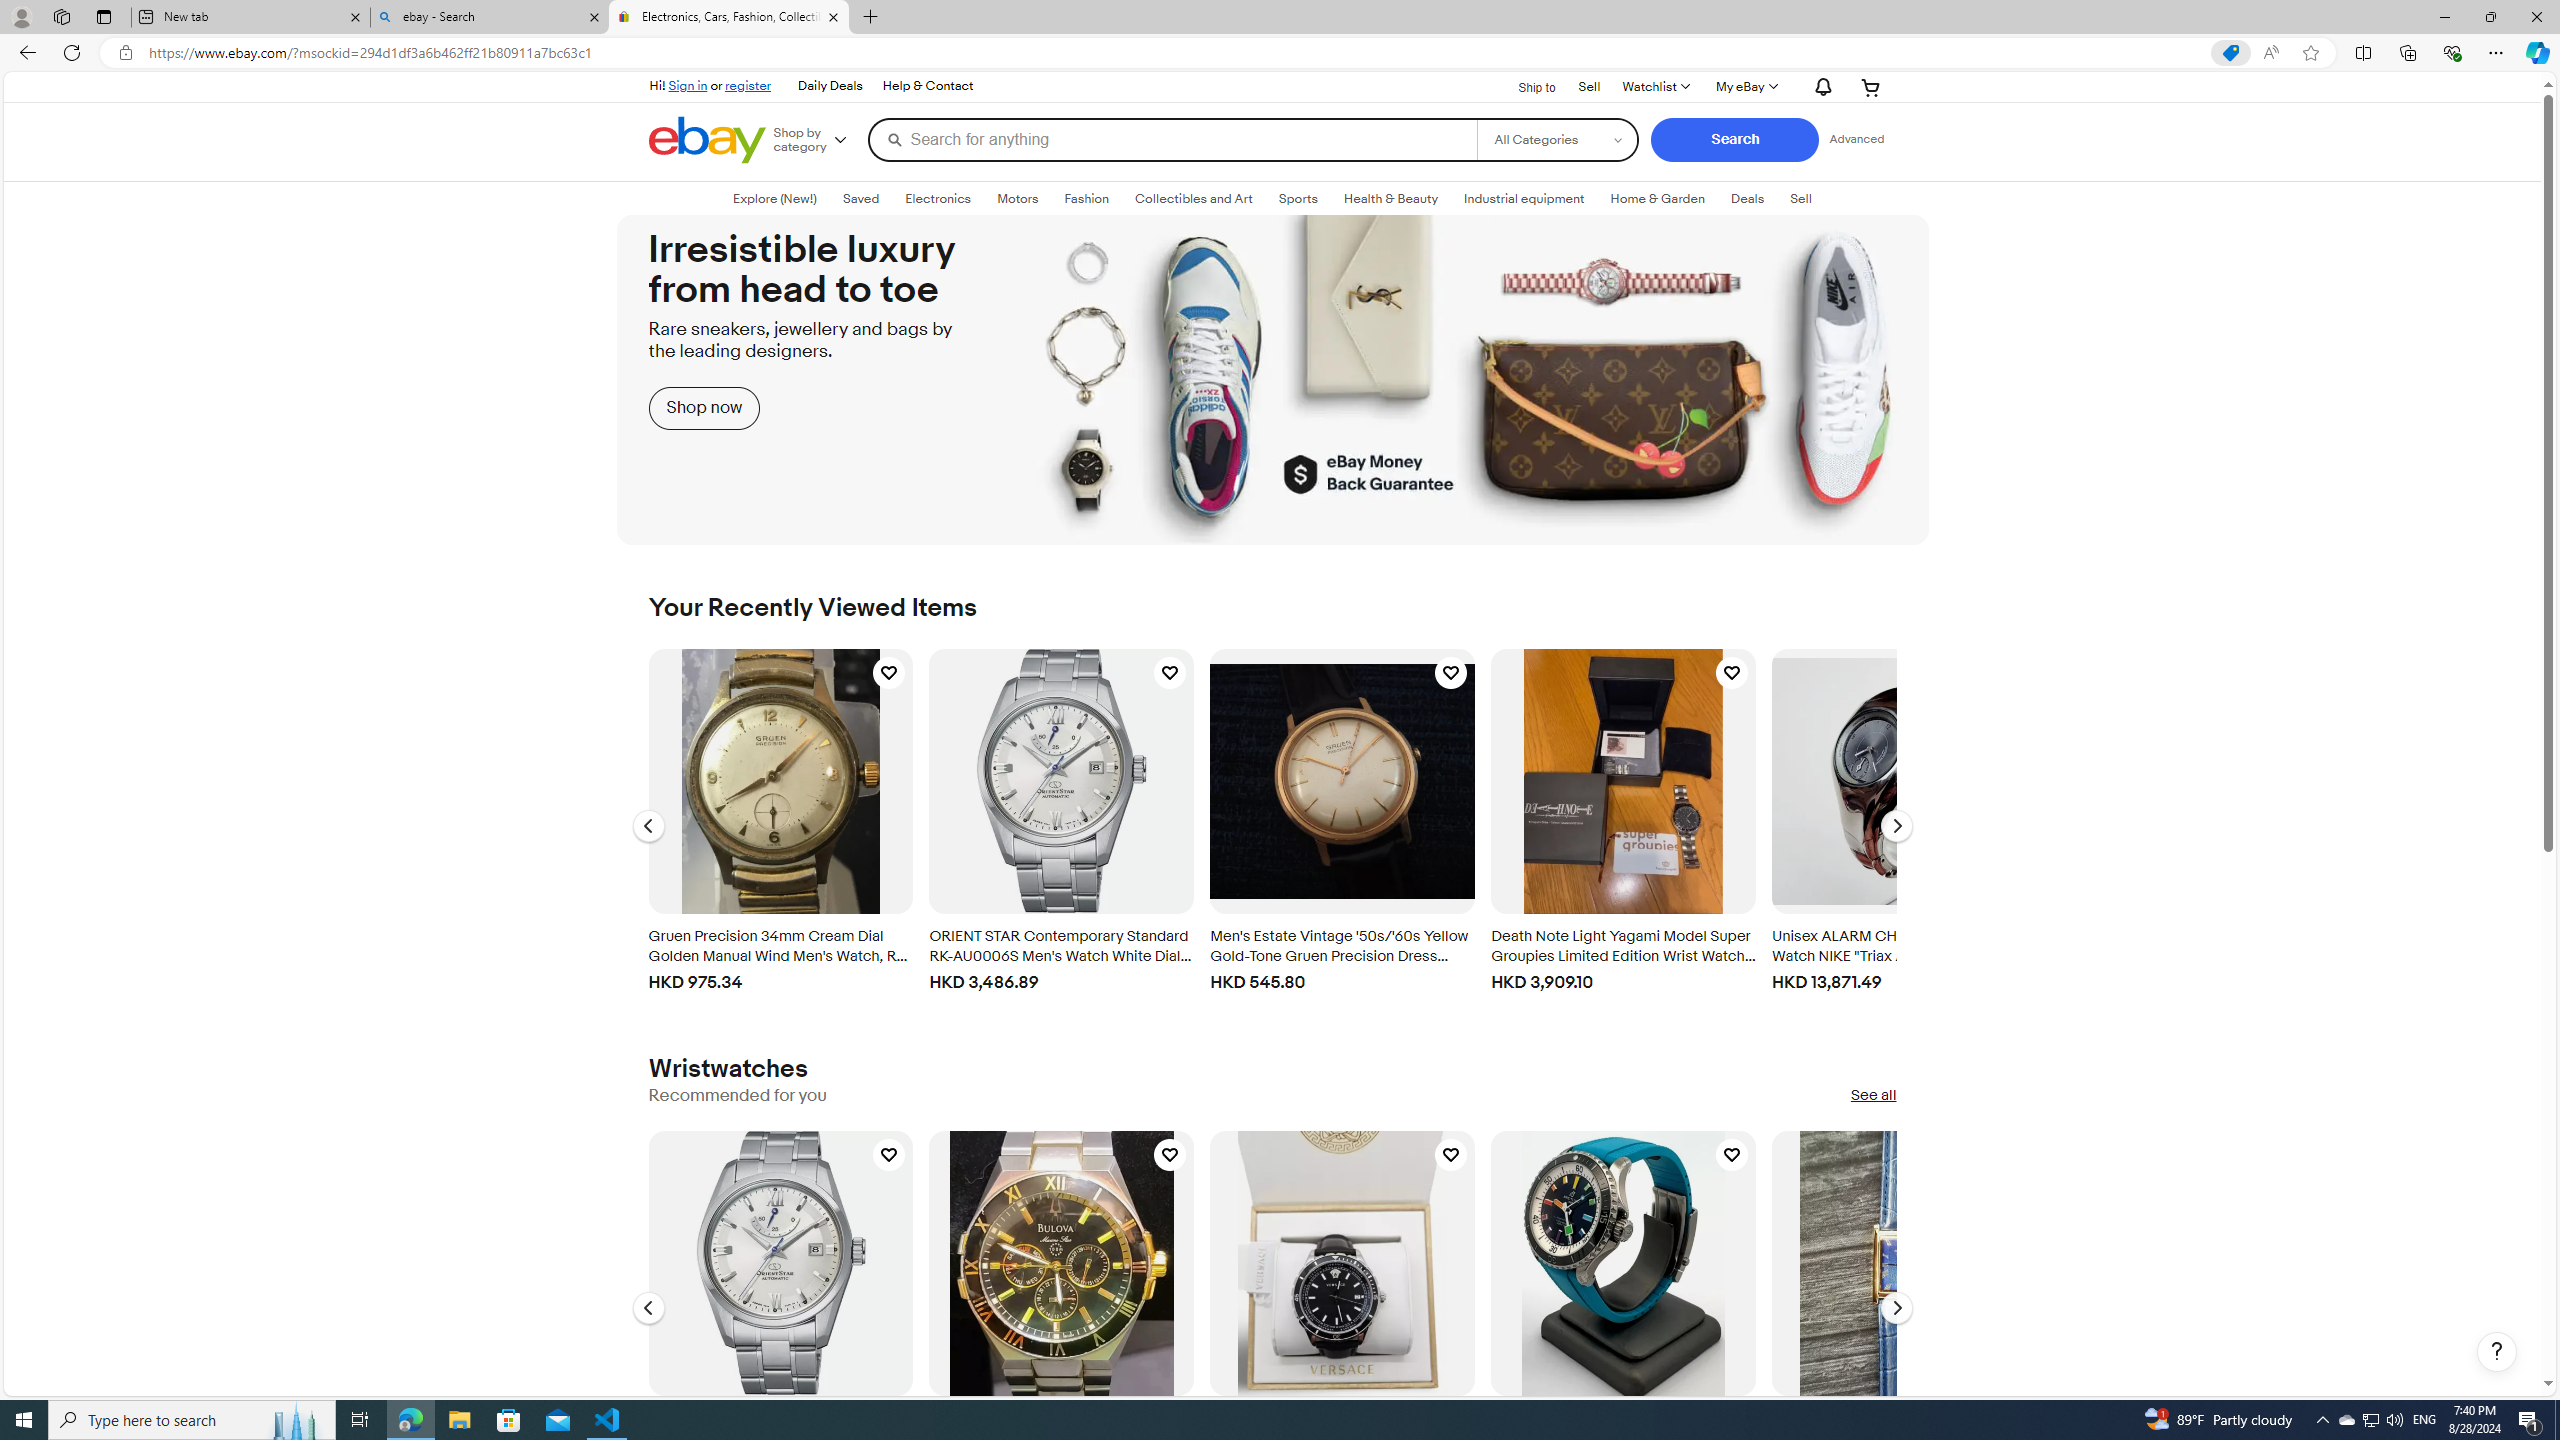 This screenshot has height=1440, width=2560. Describe the element at coordinates (1085, 199) in the screenshot. I see `'Fashion'` at that location.